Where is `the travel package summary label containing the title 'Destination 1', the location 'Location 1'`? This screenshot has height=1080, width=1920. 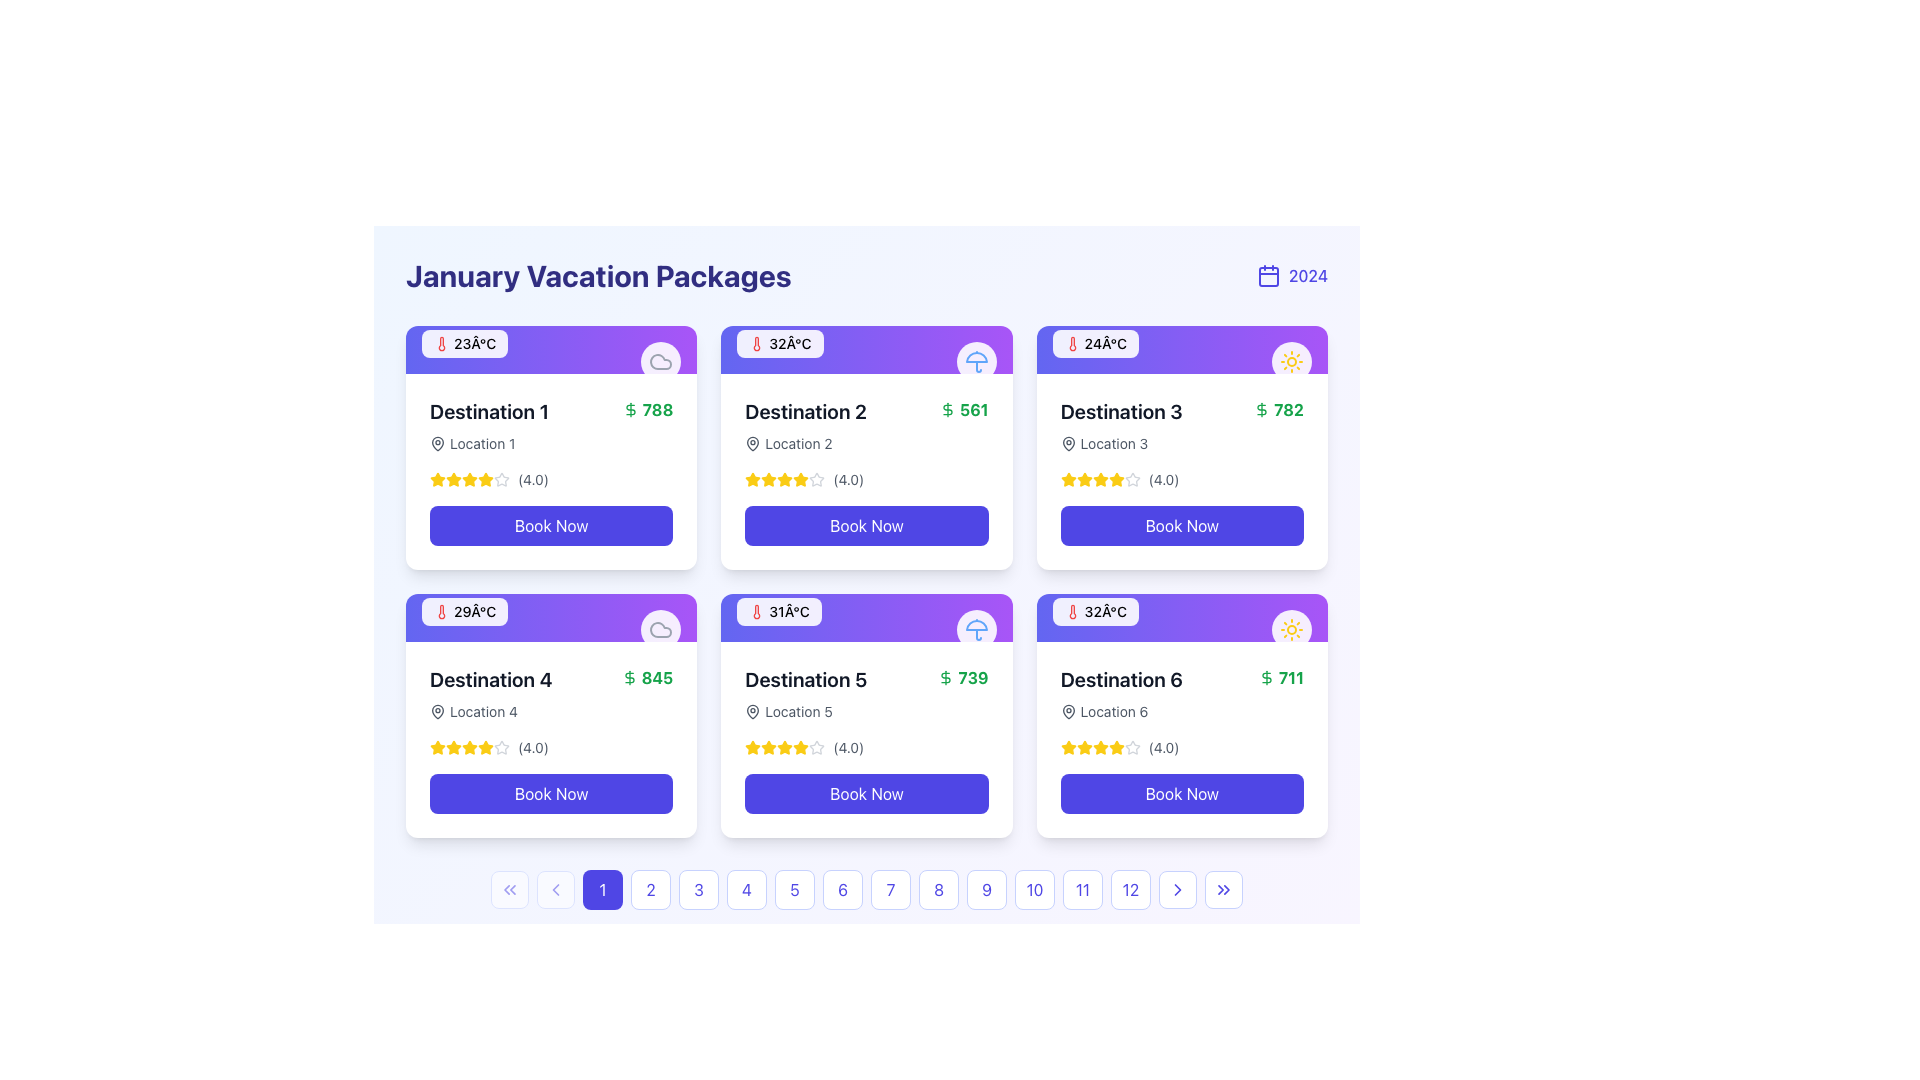 the travel package summary label containing the title 'Destination 1', the location 'Location 1' is located at coordinates (551, 424).